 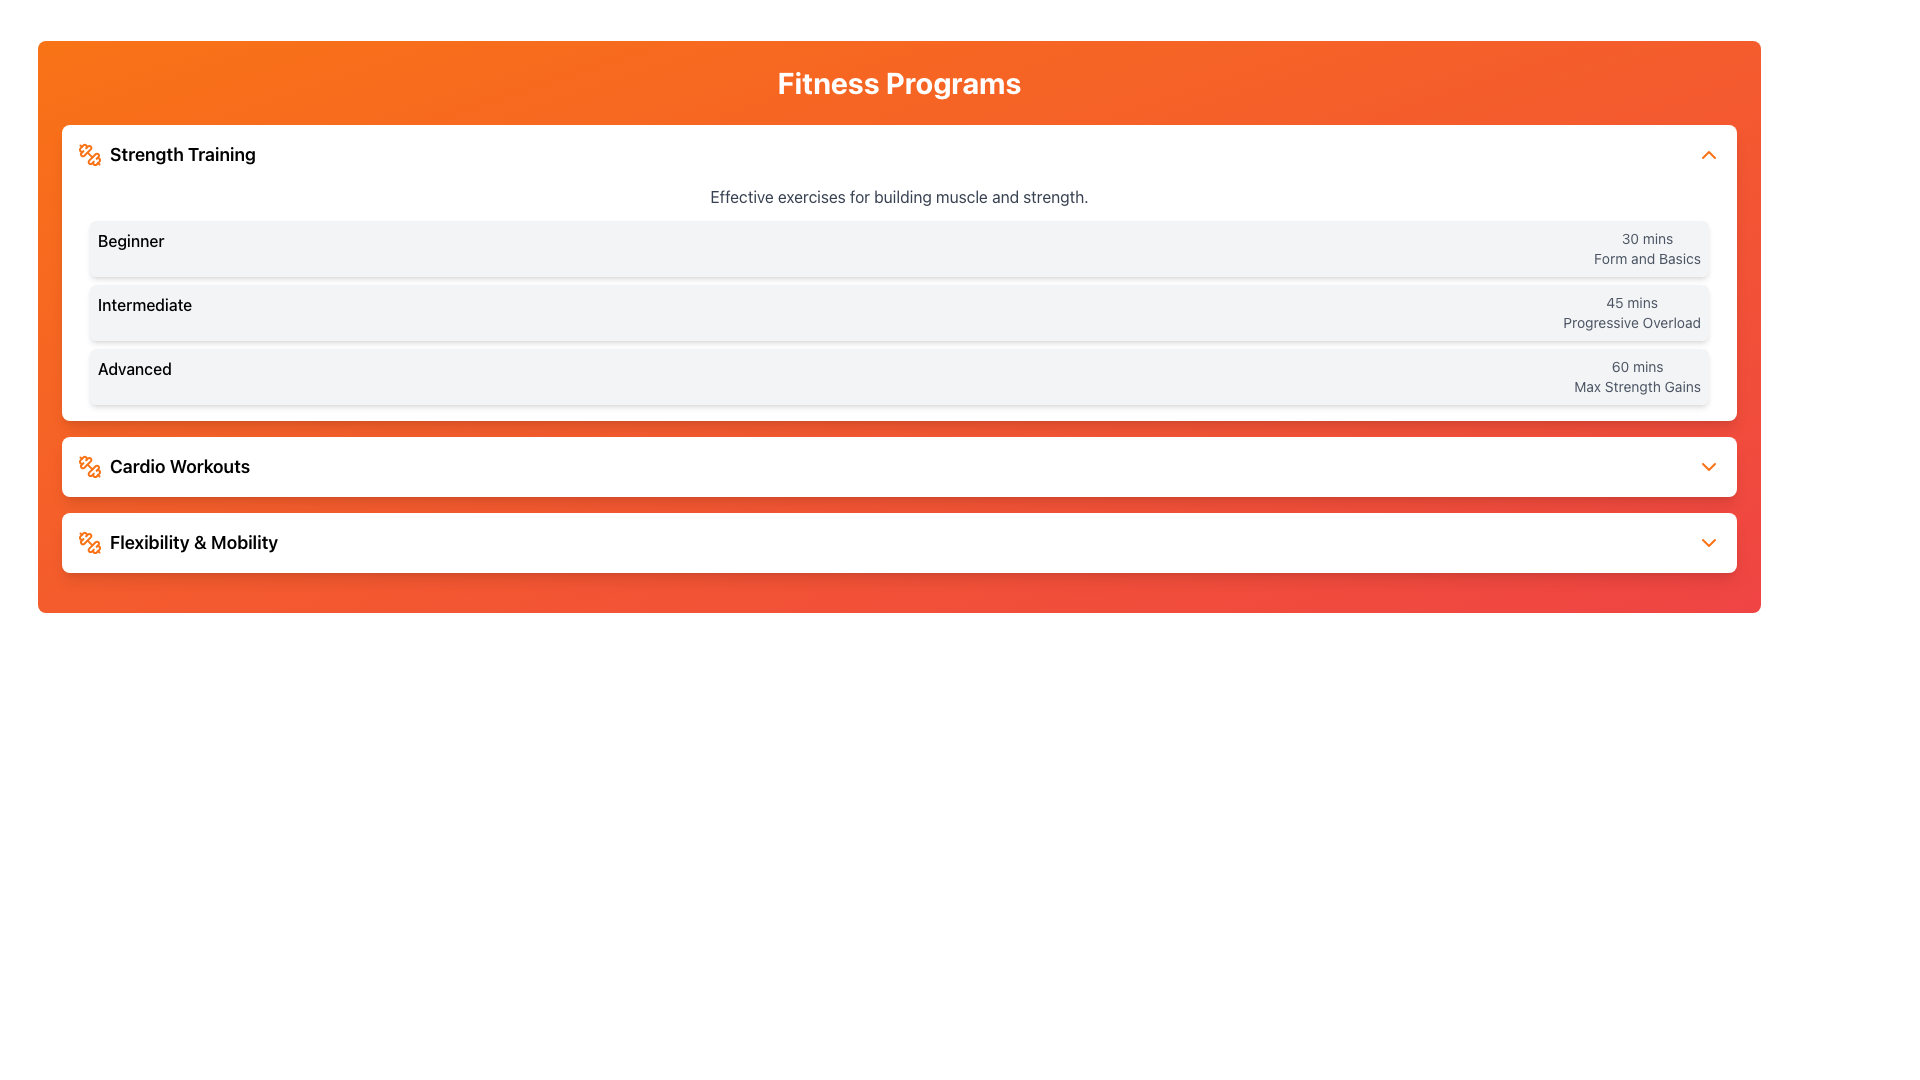 What do you see at coordinates (89, 466) in the screenshot?
I see `the 'Cardio Workouts' icon located in the header section, positioned to the left of the text label 'Cardio Workouts'` at bounding box center [89, 466].